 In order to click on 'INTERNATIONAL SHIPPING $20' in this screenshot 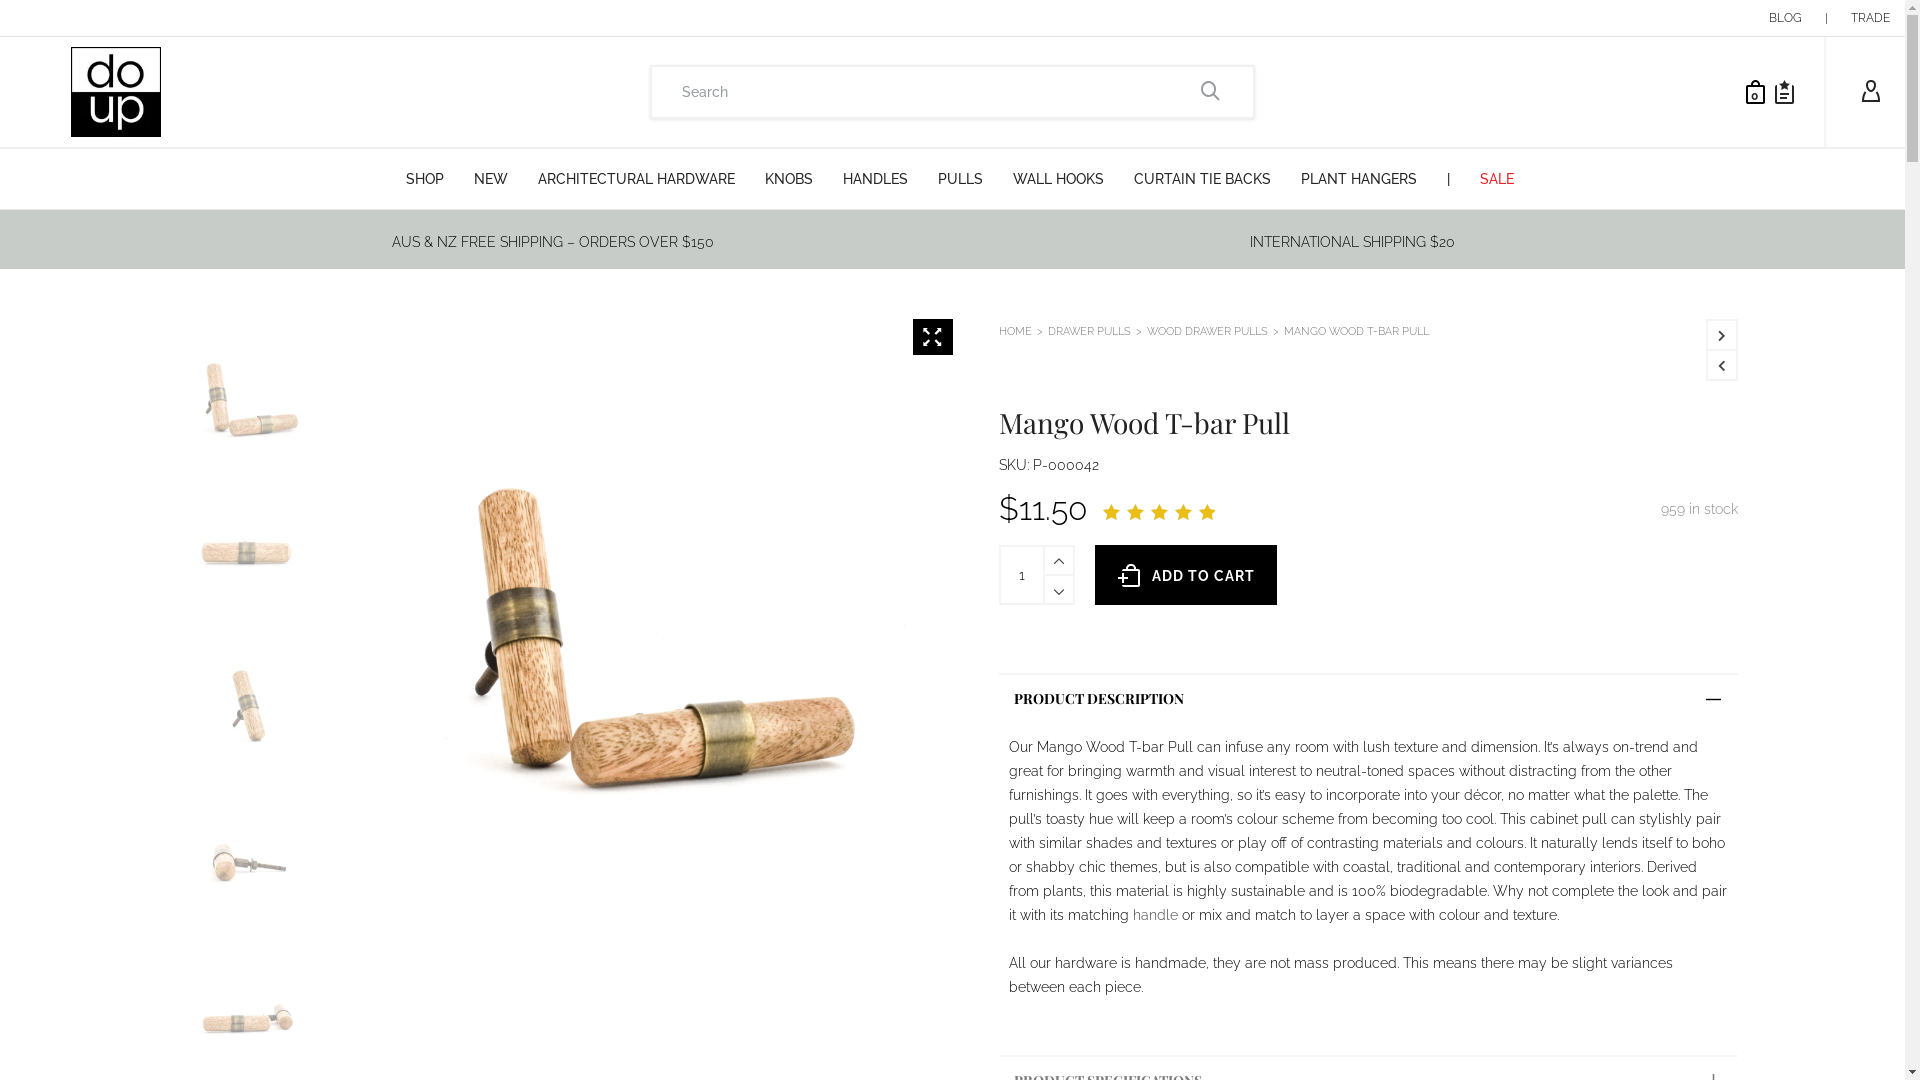, I will do `click(1352, 241)`.